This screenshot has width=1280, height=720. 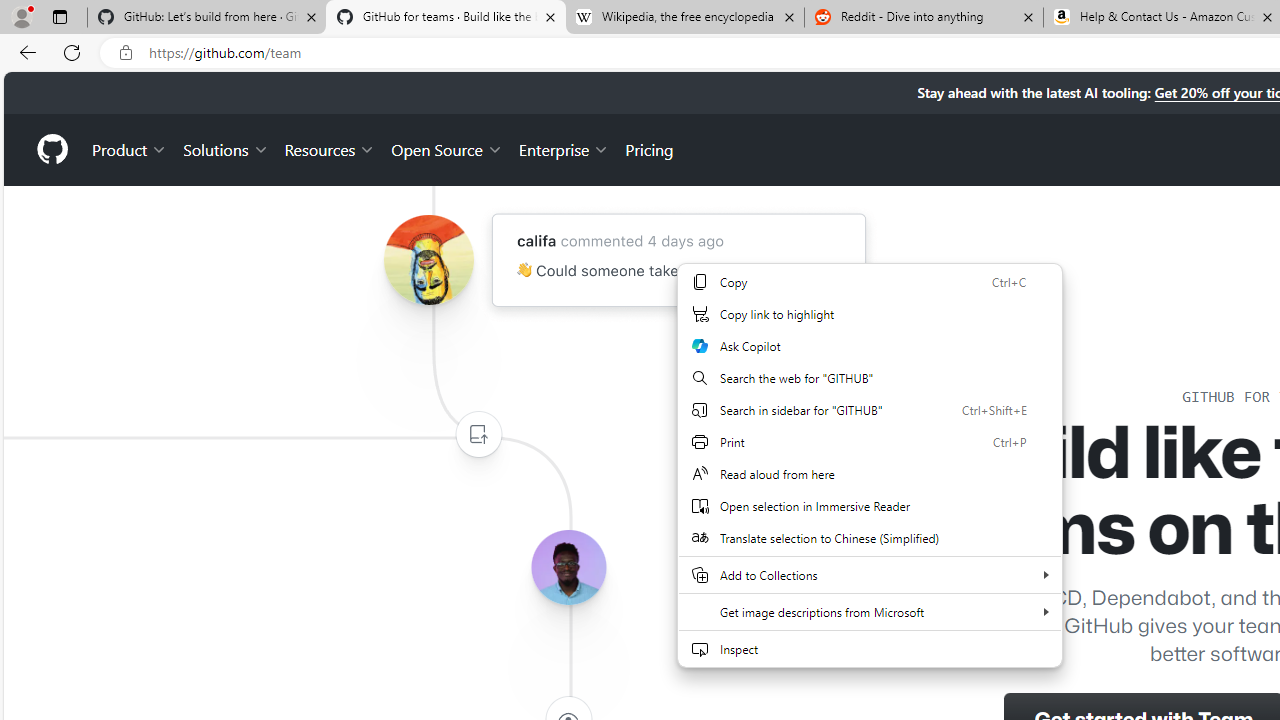 I want to click on 'Enterprise', so click(x=562, y=148).